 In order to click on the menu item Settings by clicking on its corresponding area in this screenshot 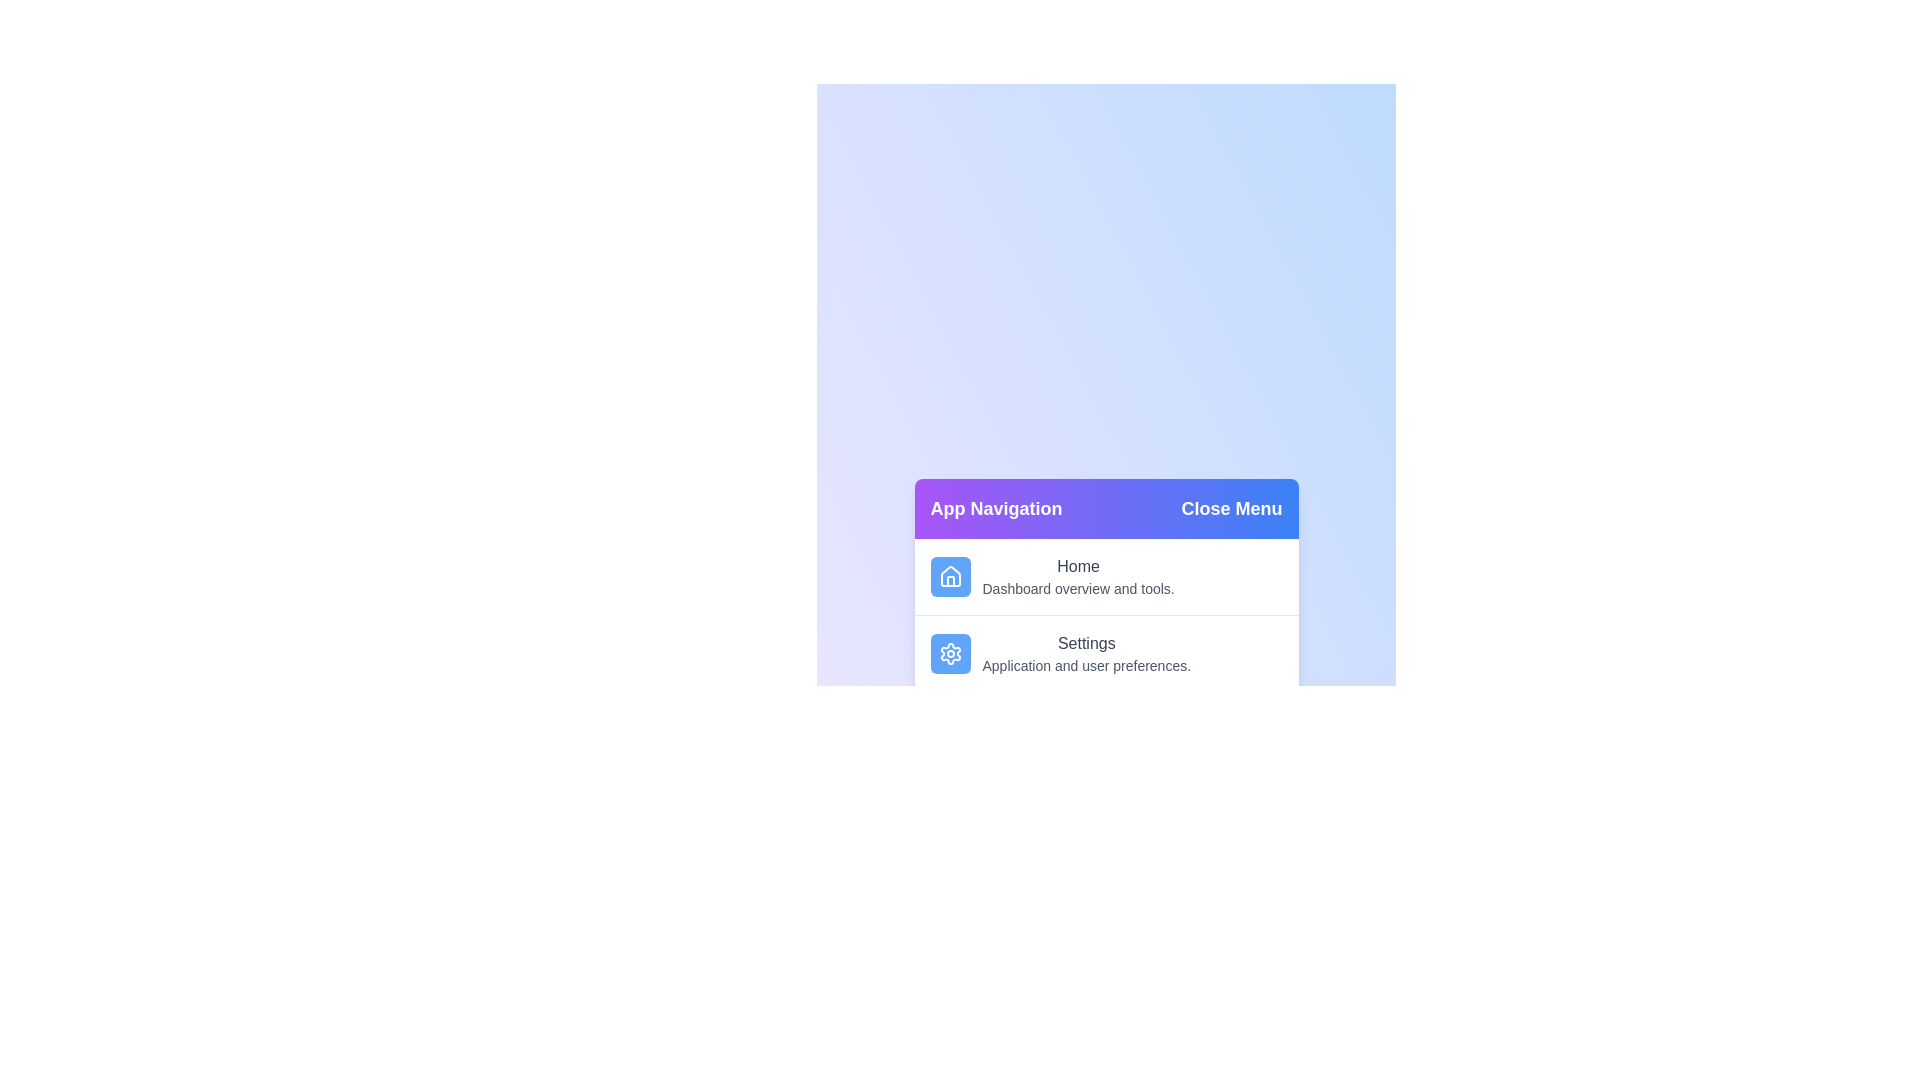, I will do `click(949, 654)`.